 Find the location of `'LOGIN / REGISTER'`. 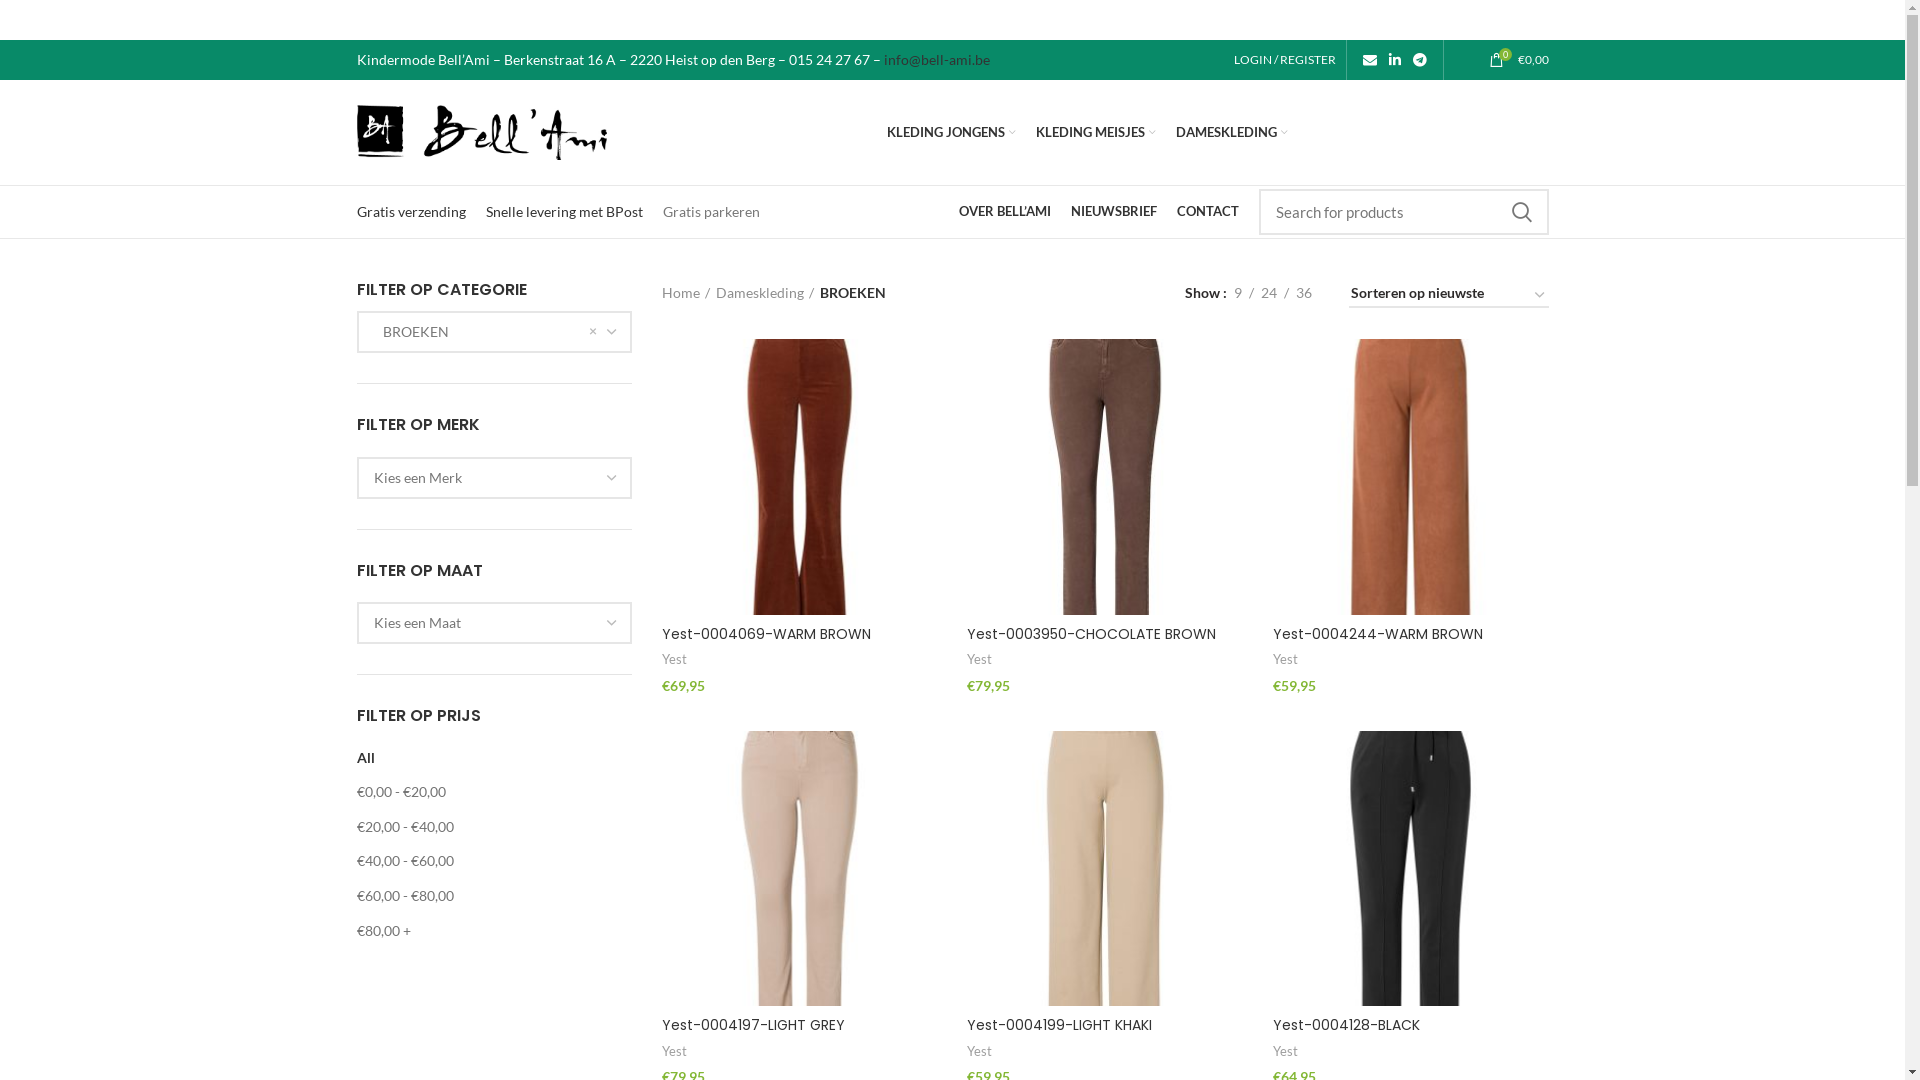

'LOGIN / REGISTER' is located at coordinates (1223, 59).